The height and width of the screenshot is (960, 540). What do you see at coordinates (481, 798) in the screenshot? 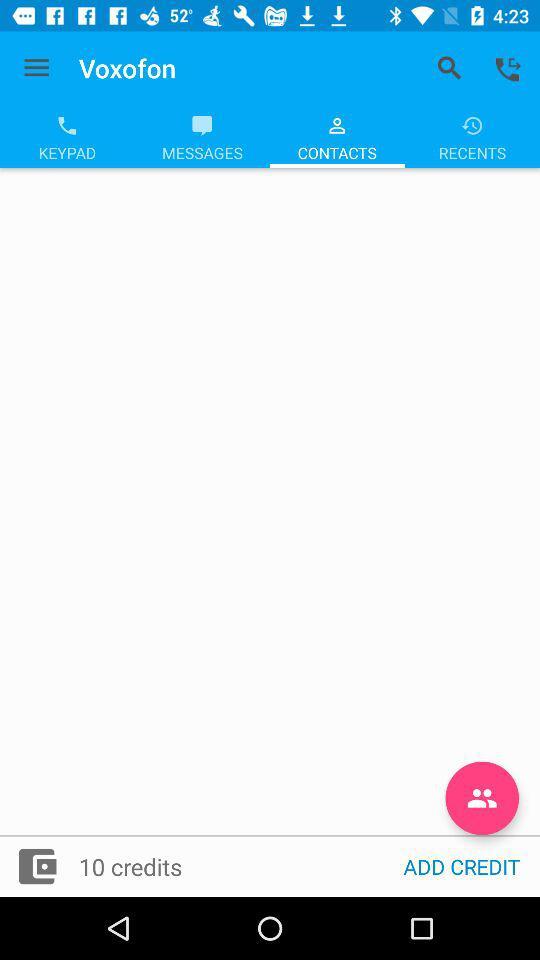
I see `the item below recents item` at bounding box center [481, 798].